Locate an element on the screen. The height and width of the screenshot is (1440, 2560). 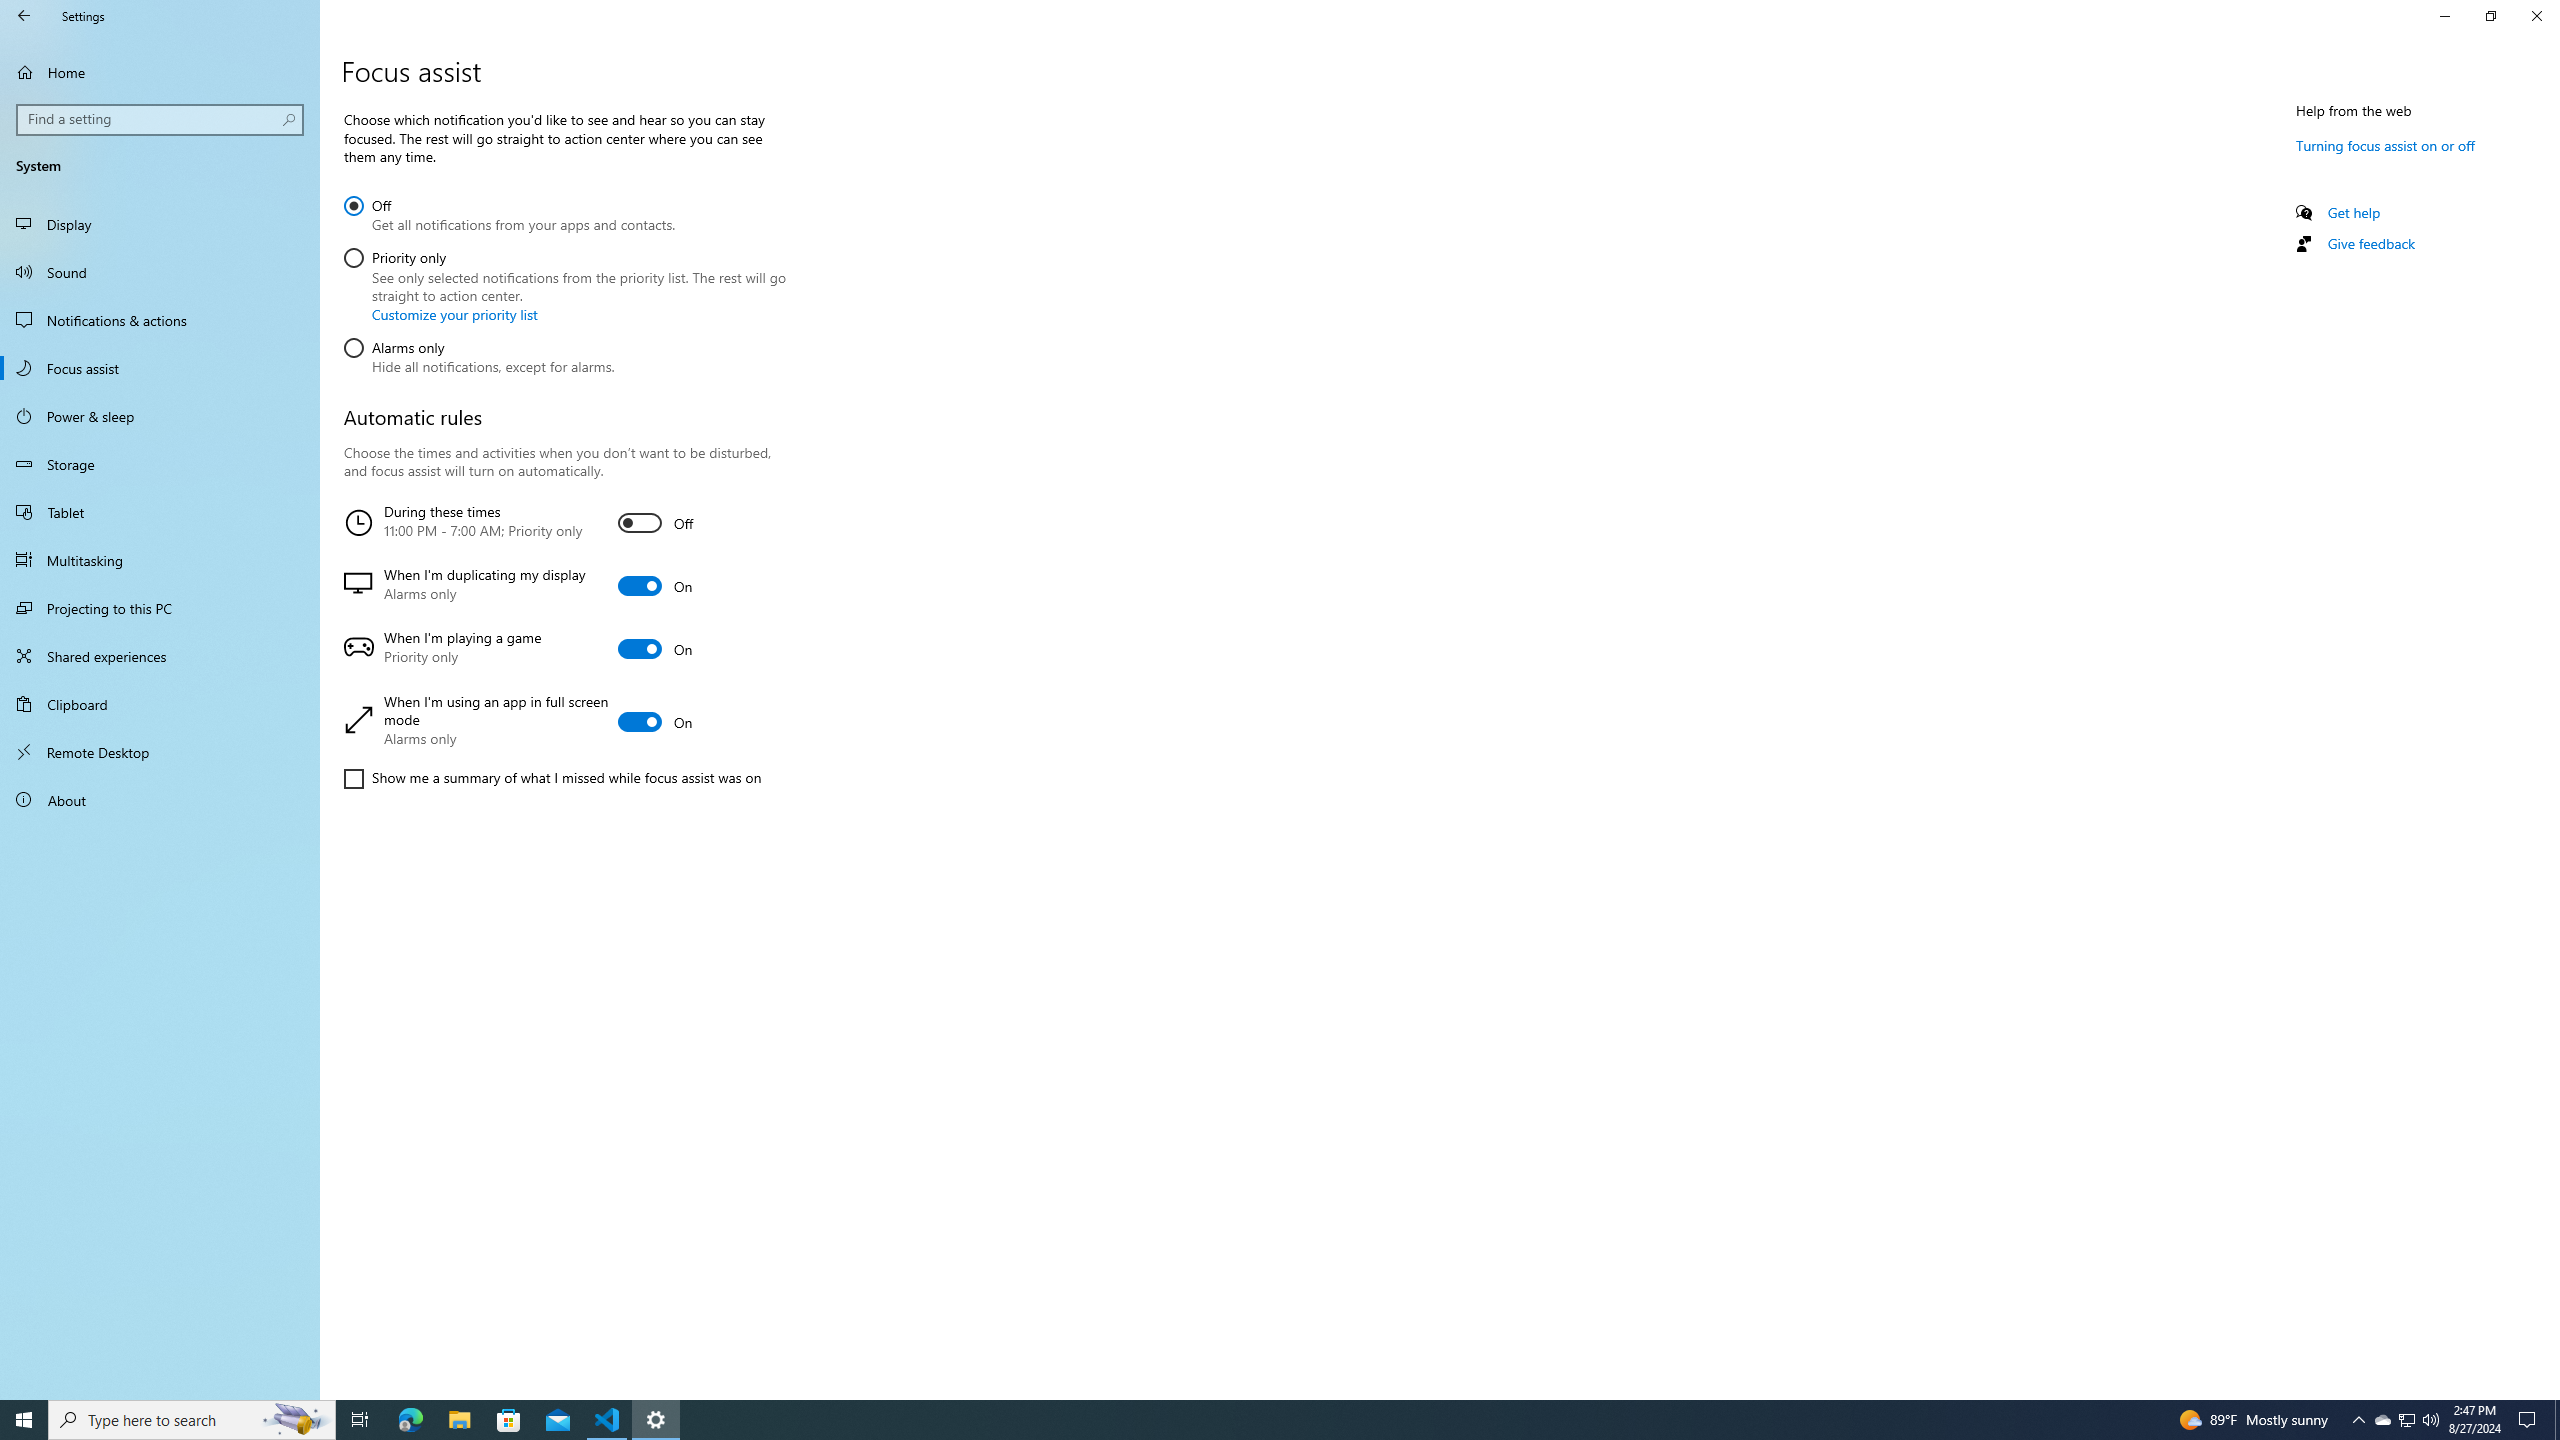
'Power & sleep' is located at coordinates (159, 415).